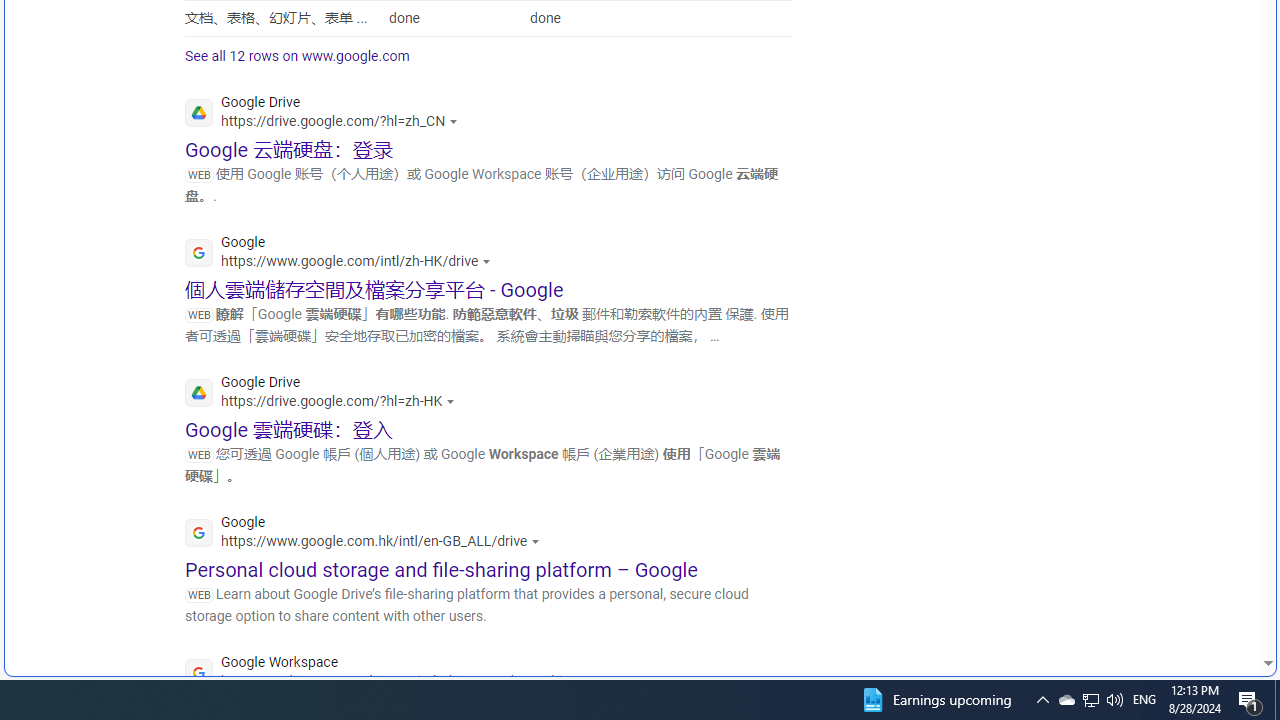 Image resolution: width=1280 pixels, height=720 pixels. I want to click on 'Google', so click(368, 533).